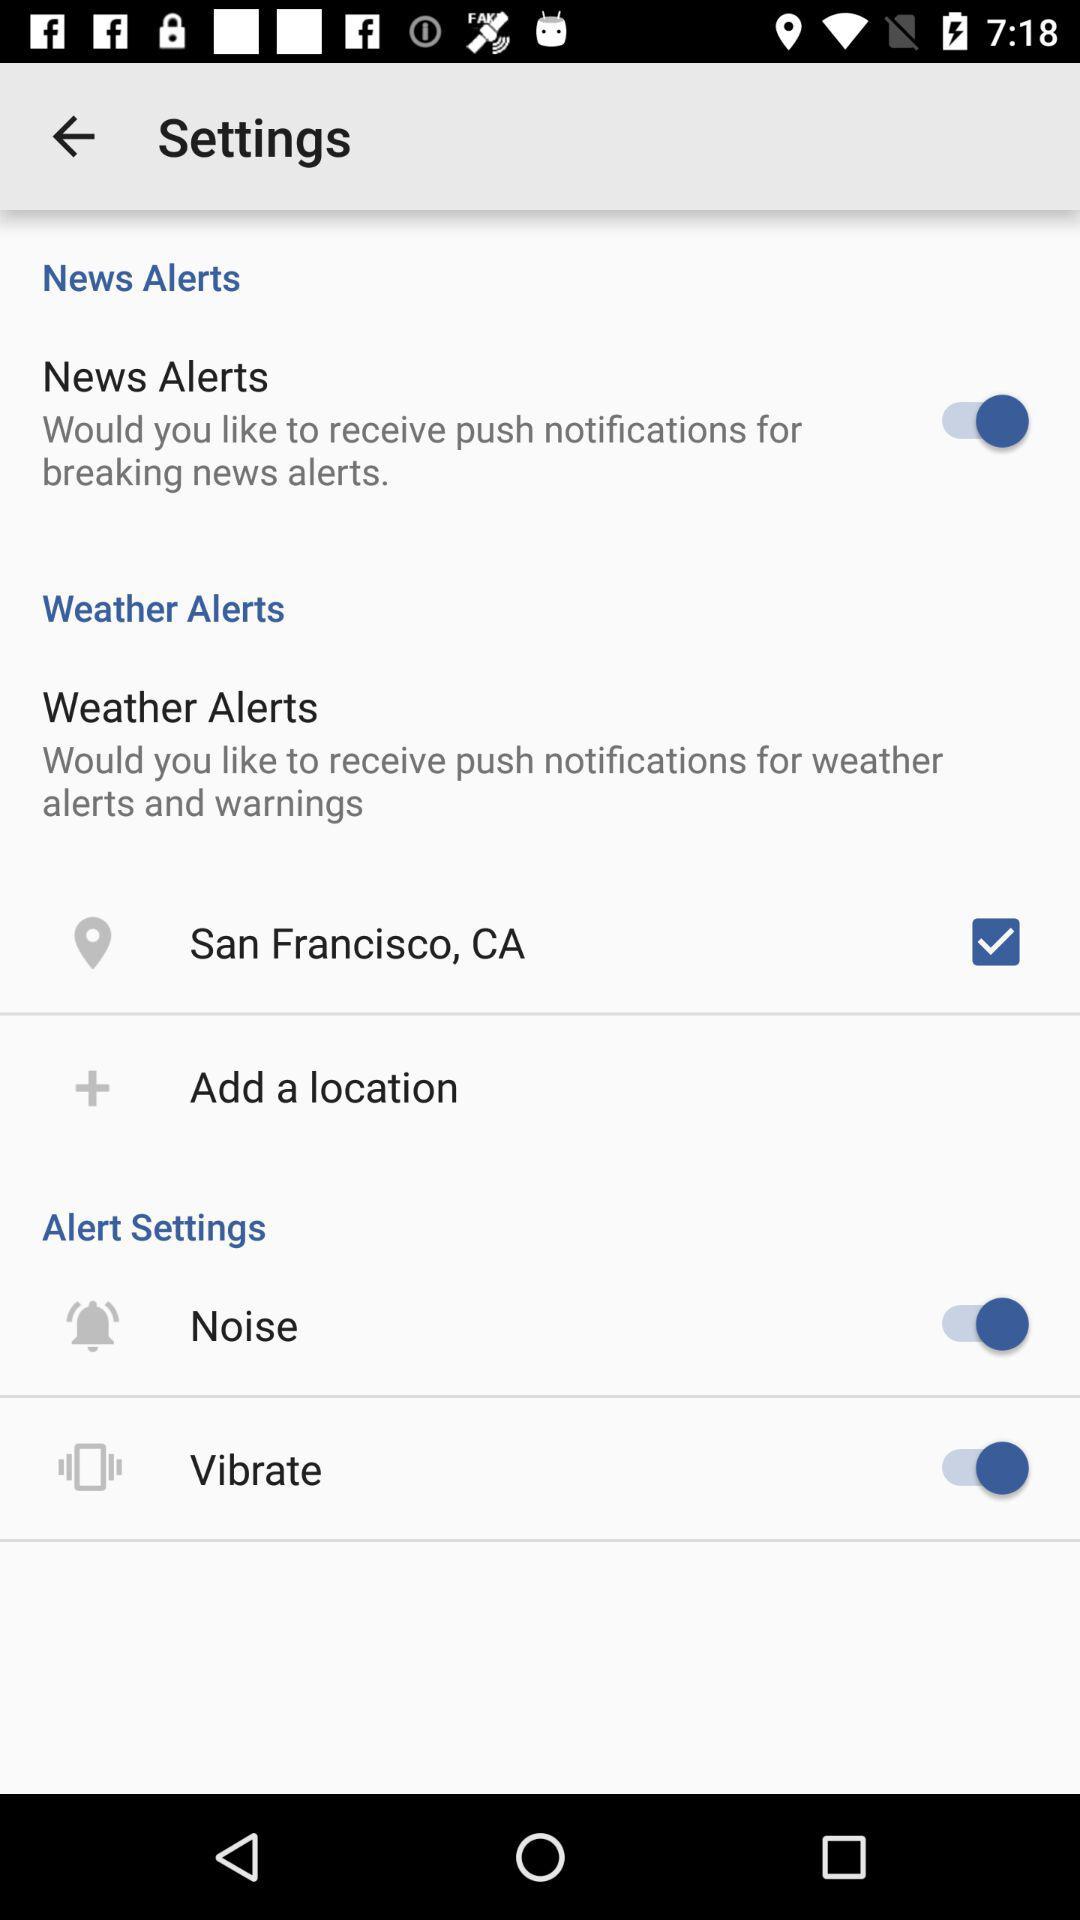  Describe the element at coordinates (356, 940) in the screenshot. I see `the item above add a location icon` at that location.